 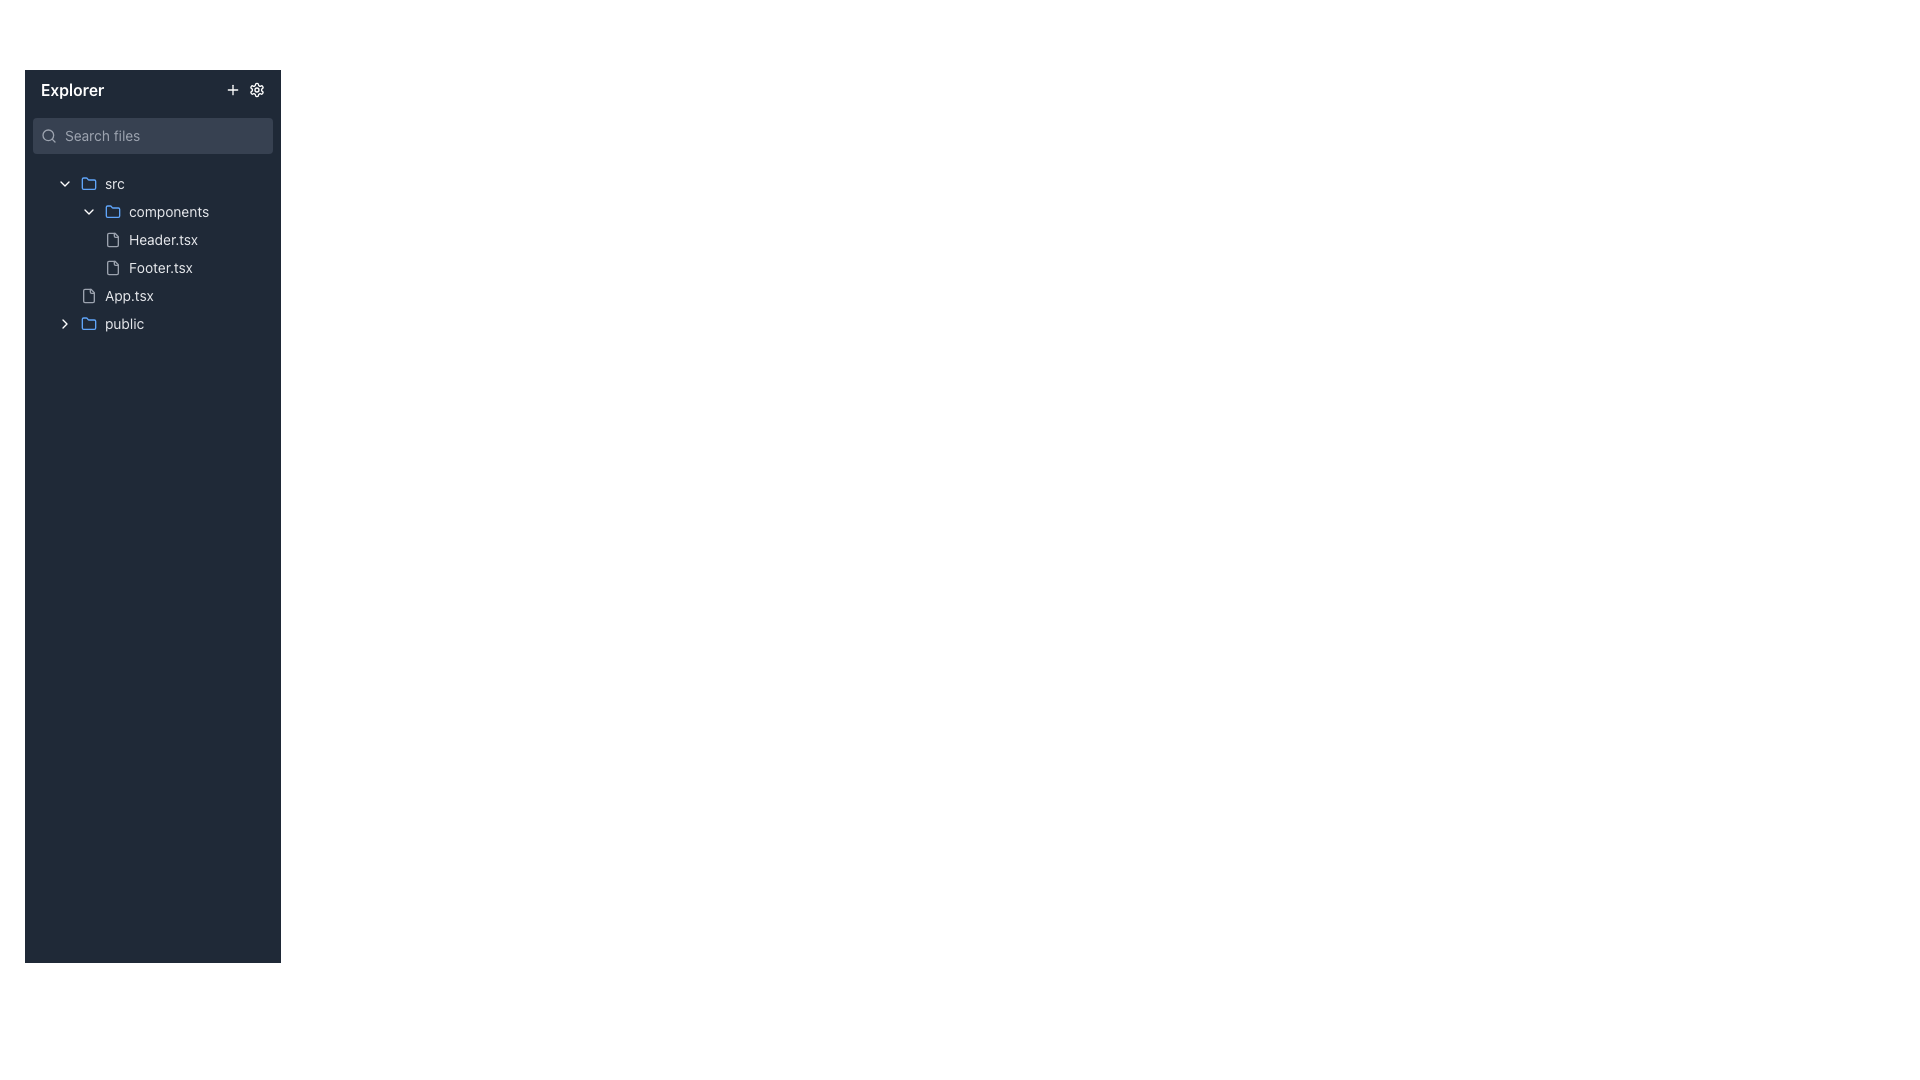 I want to click on the text element labeled 'Header.tsx' in the sidebar panel, so click(x=185, y=238).